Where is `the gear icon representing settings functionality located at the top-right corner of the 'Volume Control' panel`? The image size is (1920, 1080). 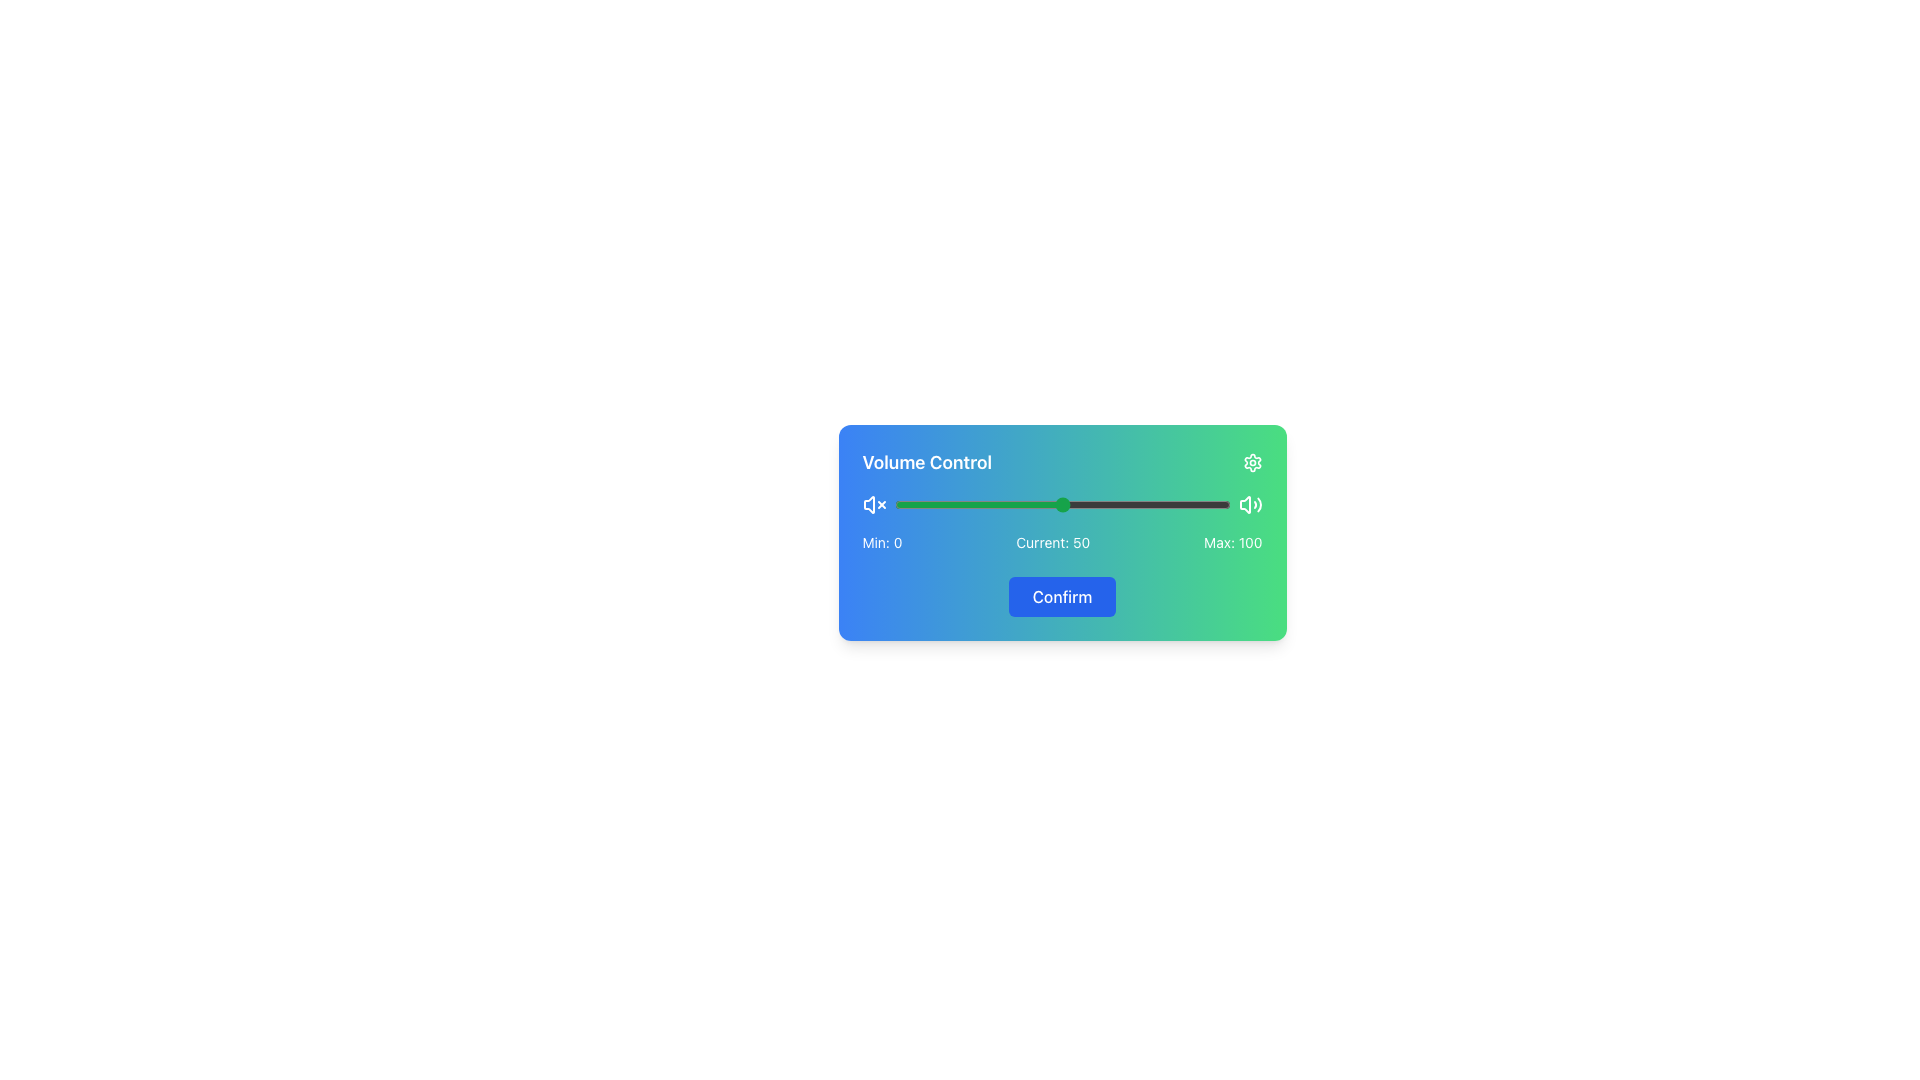 the gear icon representing settings functionality located at the top-right corner of the 'Volume Control' panel is located at coordinates (1251, 462).